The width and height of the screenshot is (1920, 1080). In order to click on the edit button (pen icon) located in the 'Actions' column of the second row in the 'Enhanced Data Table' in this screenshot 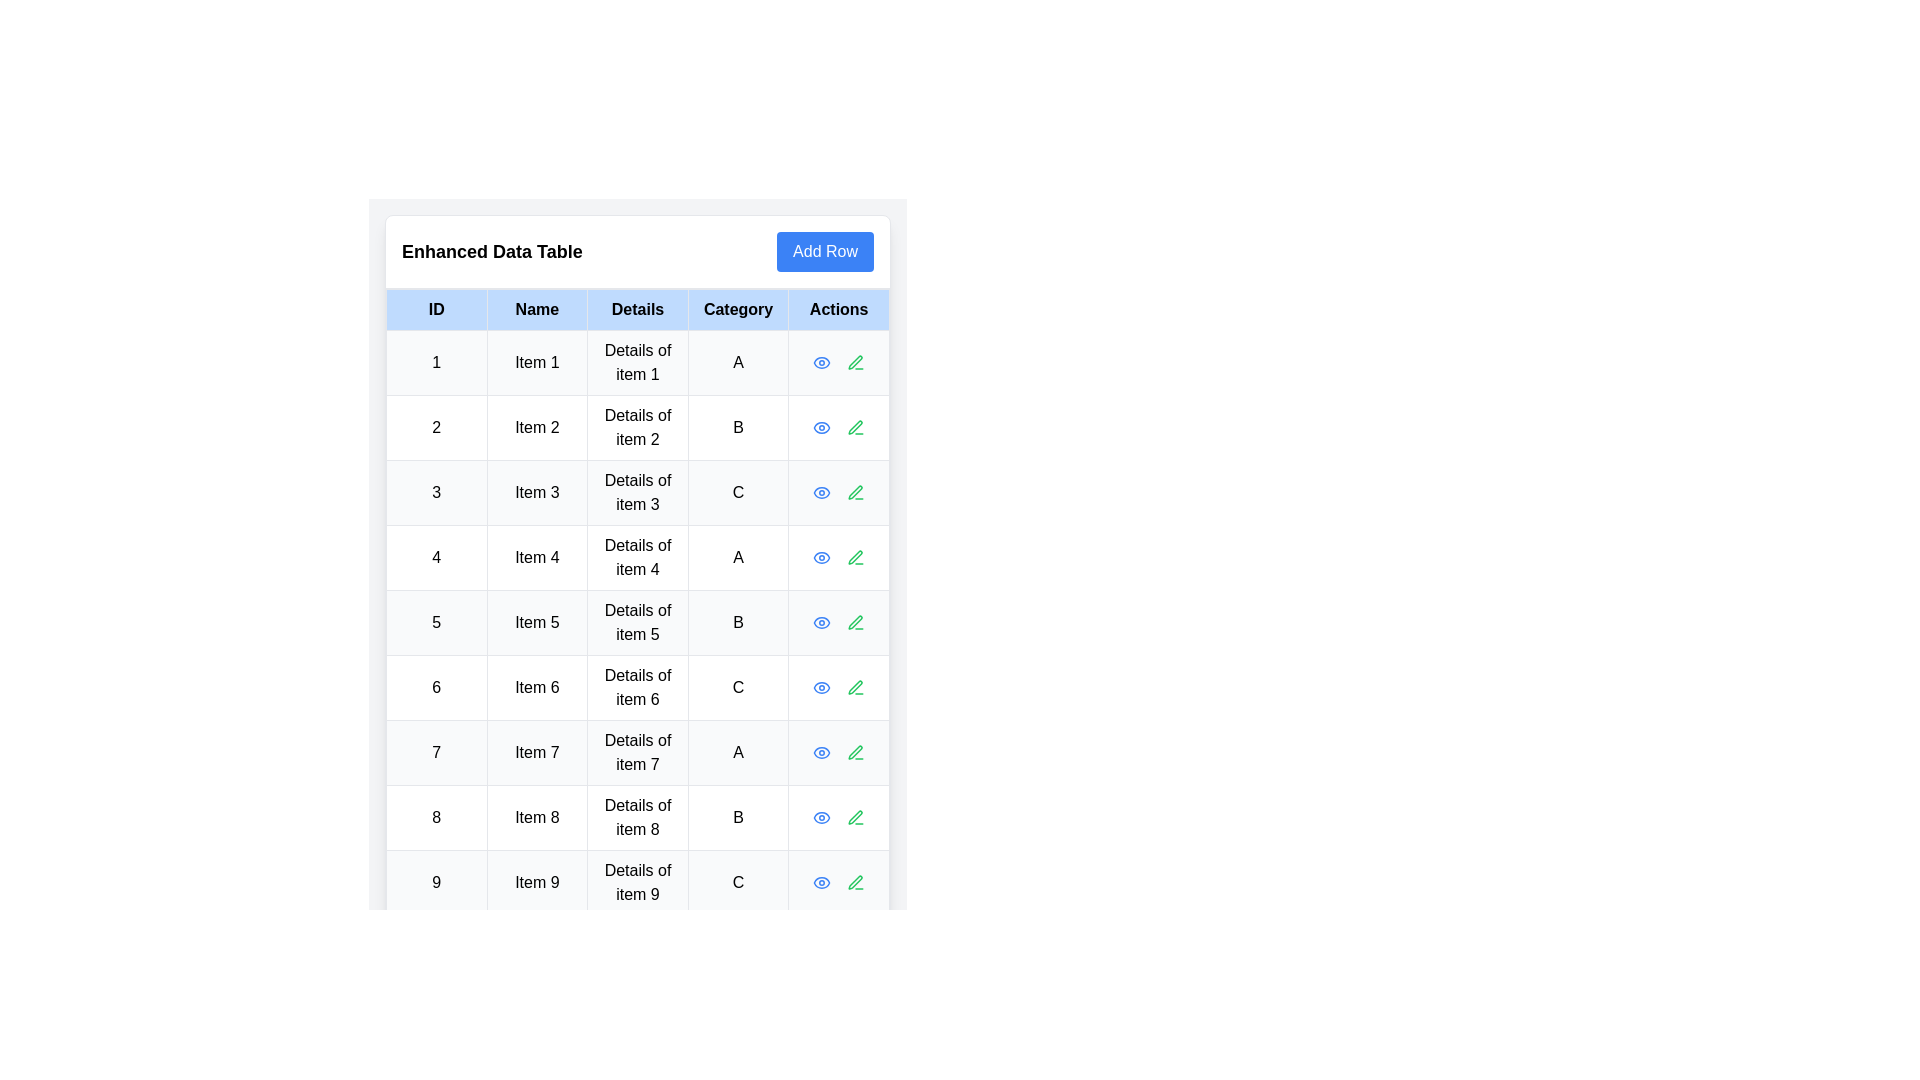, I will do `click(856, 427)`.